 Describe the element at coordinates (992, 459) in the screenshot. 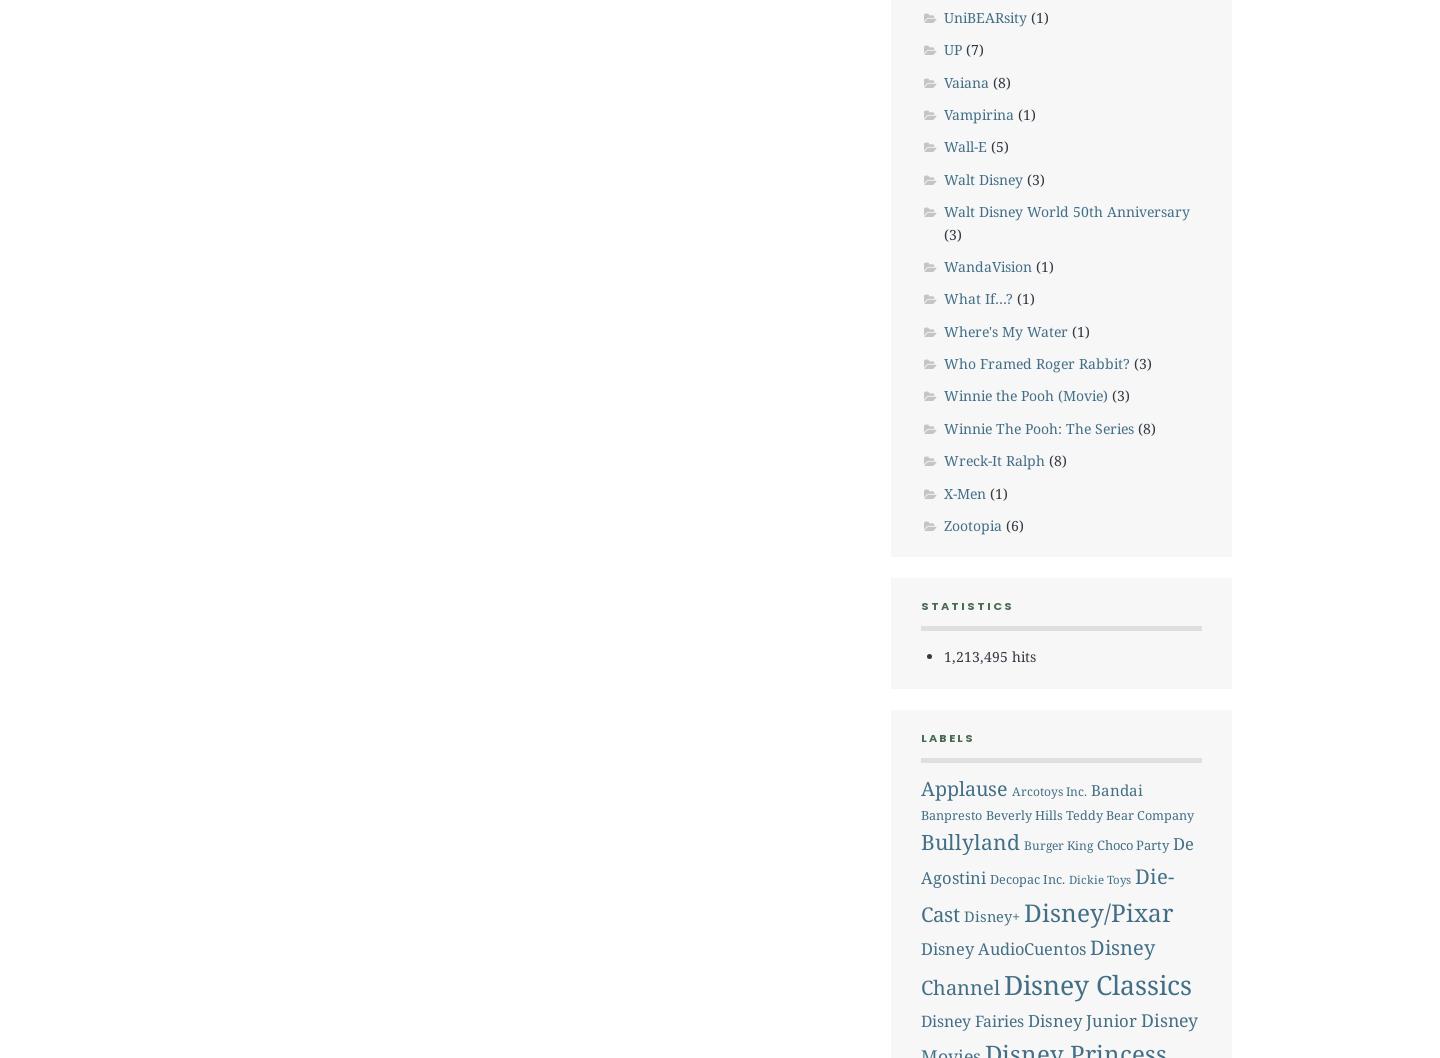

I see `'Wreck-It Ralph'` at that location.